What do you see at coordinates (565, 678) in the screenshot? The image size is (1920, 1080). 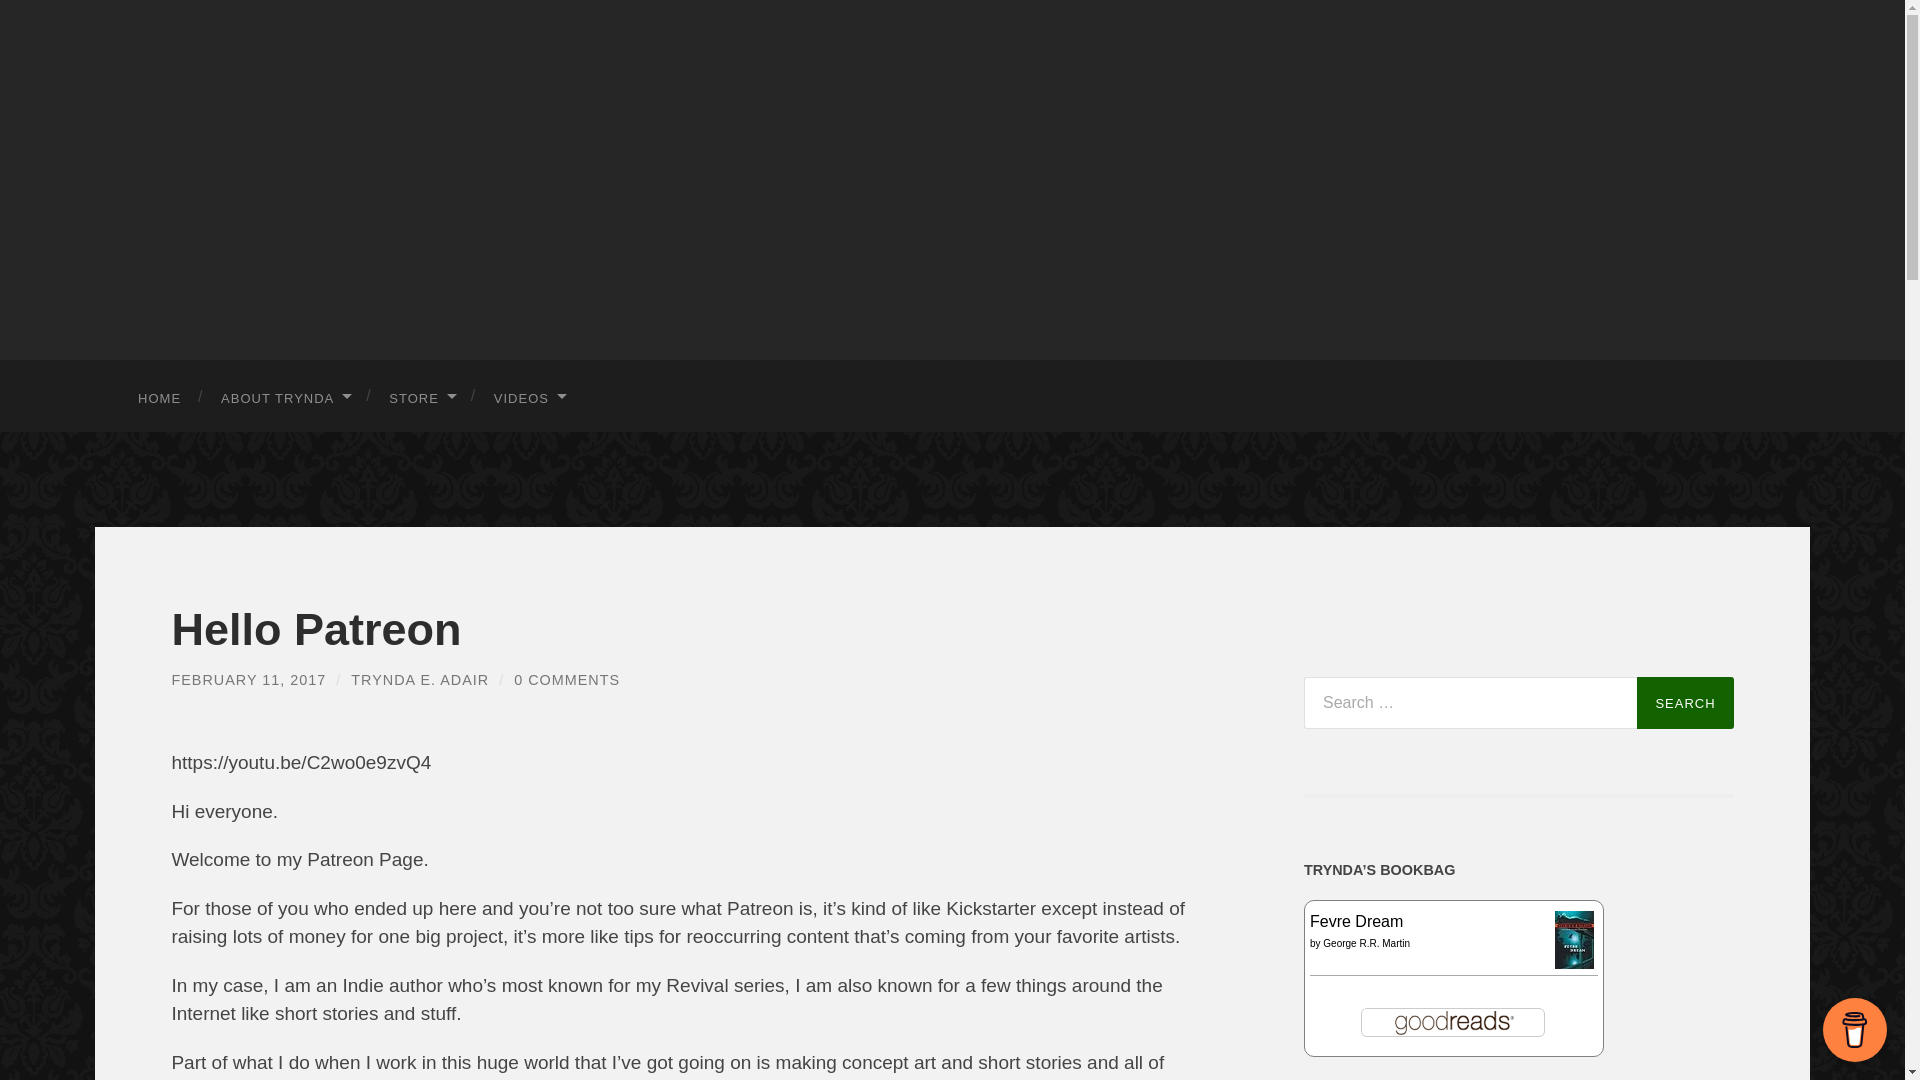 I see `'0 COMMENTS'` at bounding box center [565, 678].